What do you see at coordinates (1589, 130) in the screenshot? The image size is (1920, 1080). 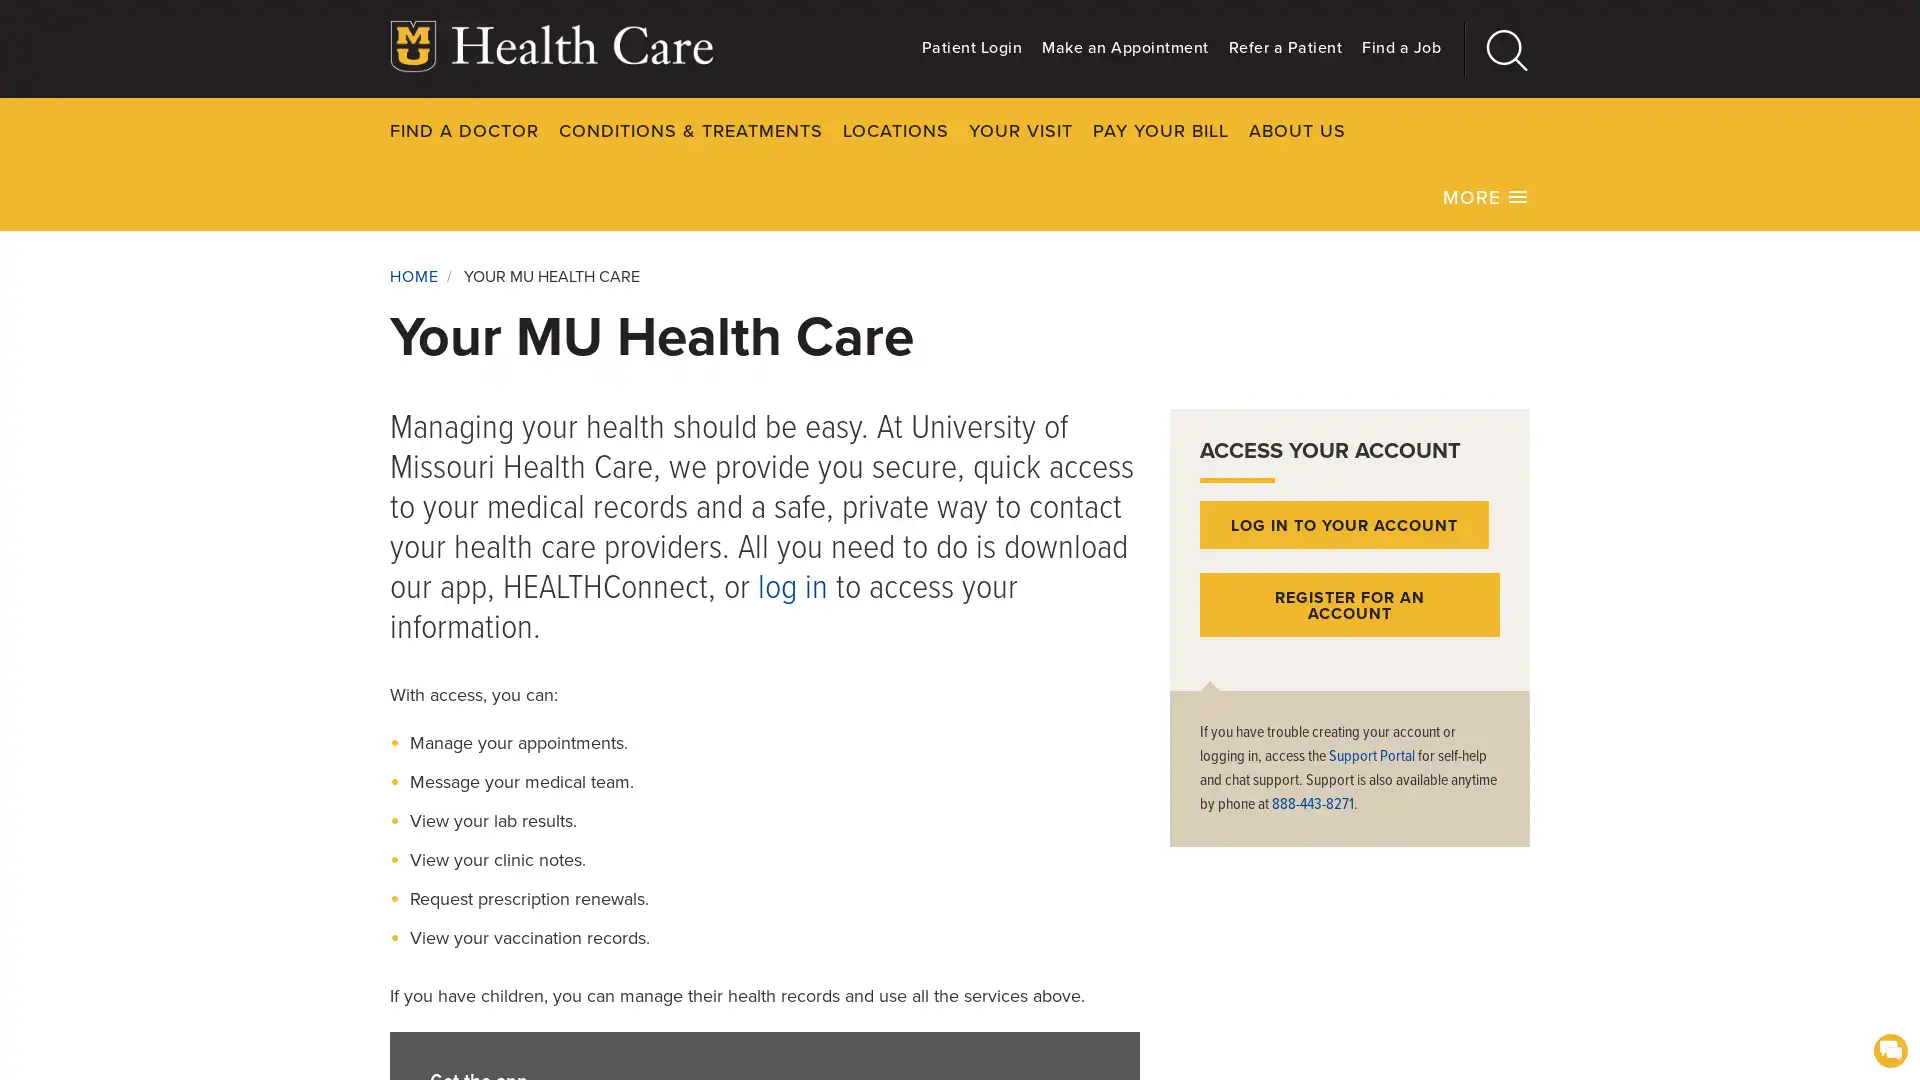 I see `CLOSE` at bounding box center [1589, 130].